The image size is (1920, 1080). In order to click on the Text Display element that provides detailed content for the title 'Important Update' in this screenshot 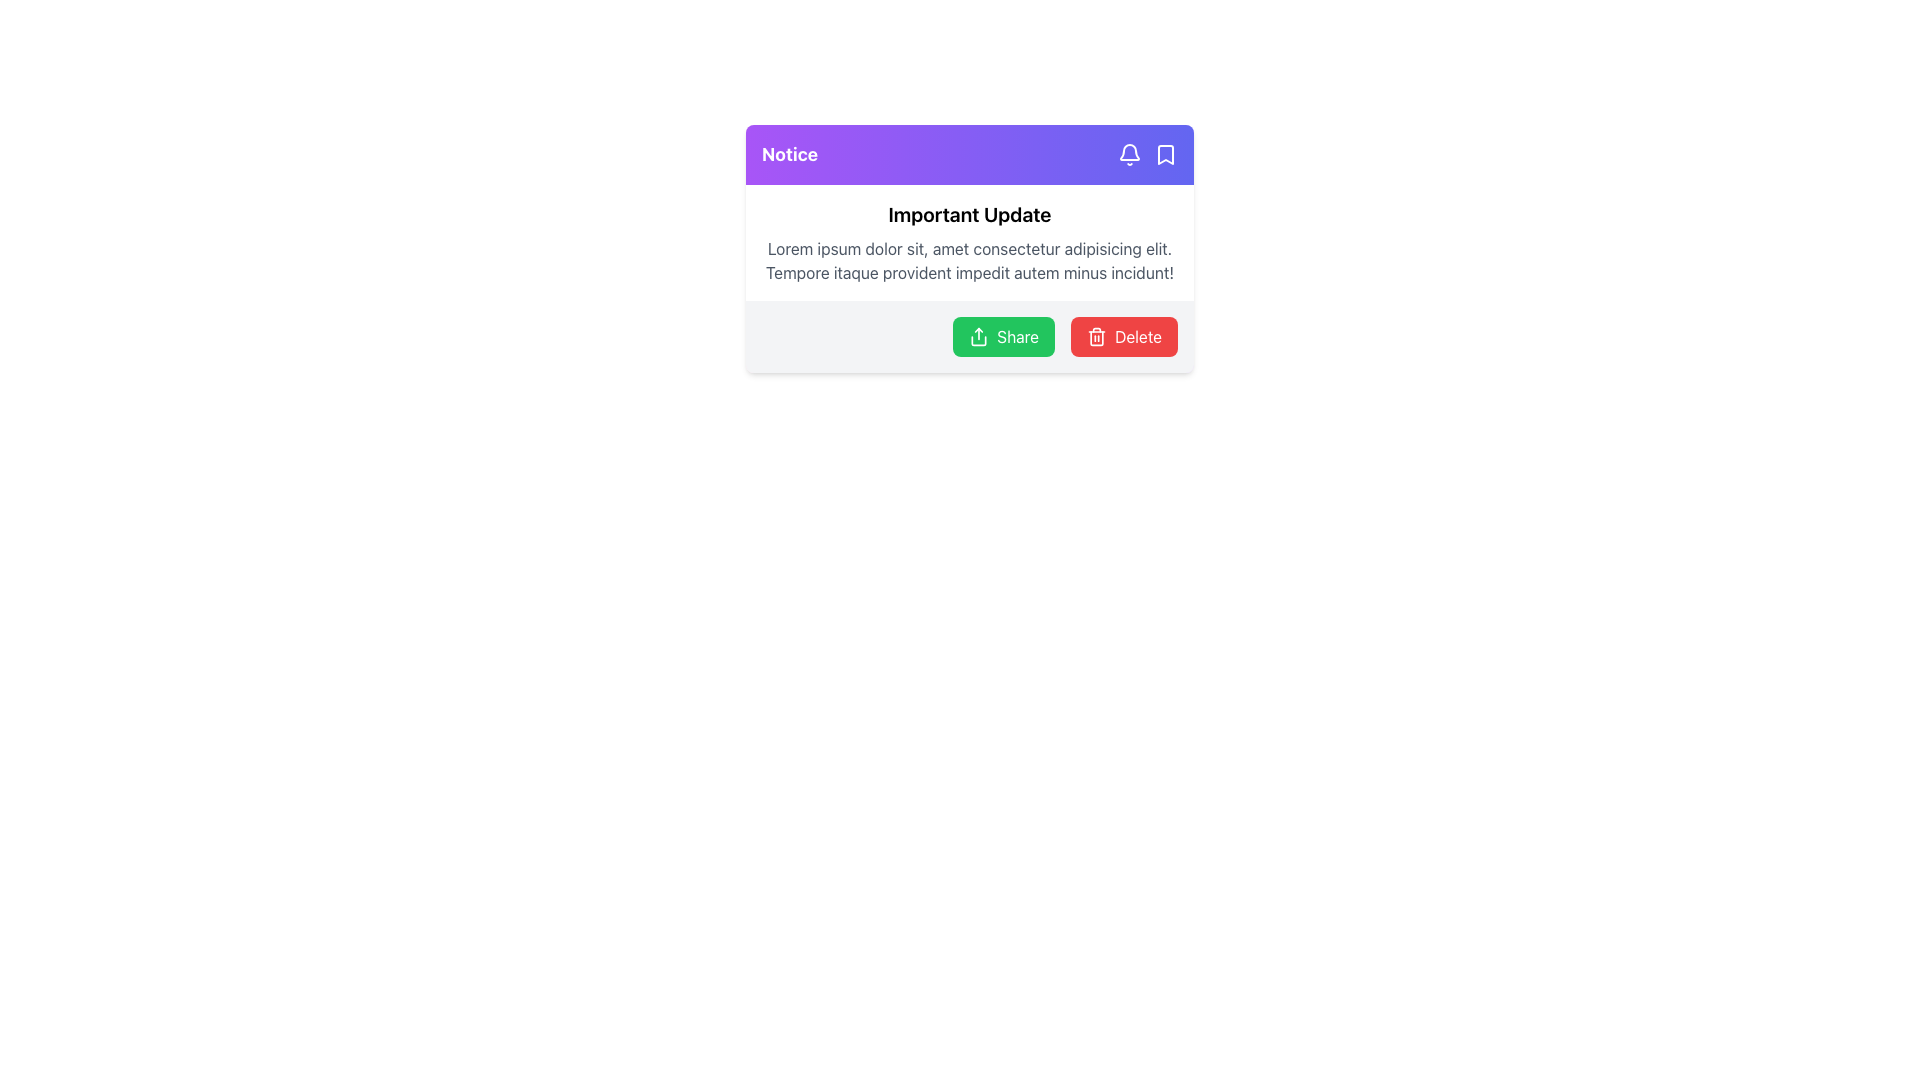, I will do `click(969, 260)`.